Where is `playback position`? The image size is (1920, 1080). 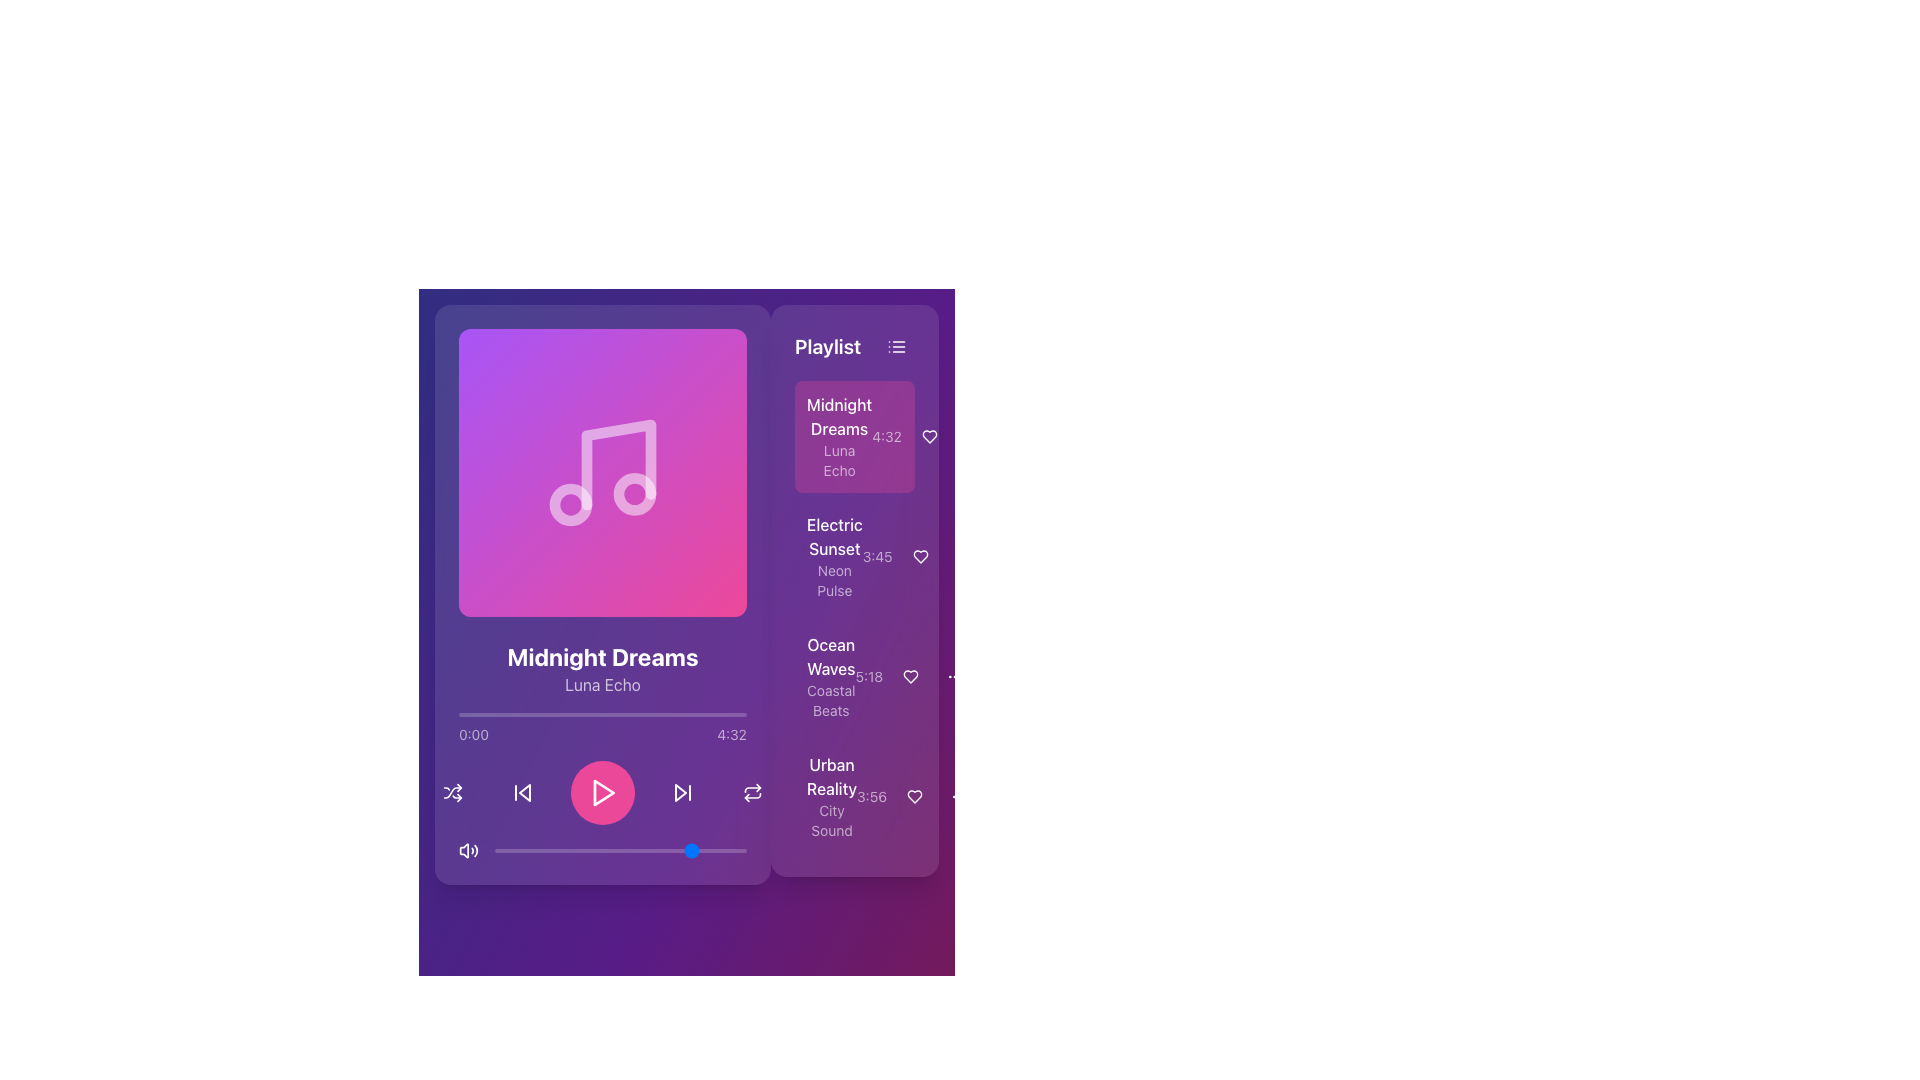 playback position is located at coordinates (604, 713).